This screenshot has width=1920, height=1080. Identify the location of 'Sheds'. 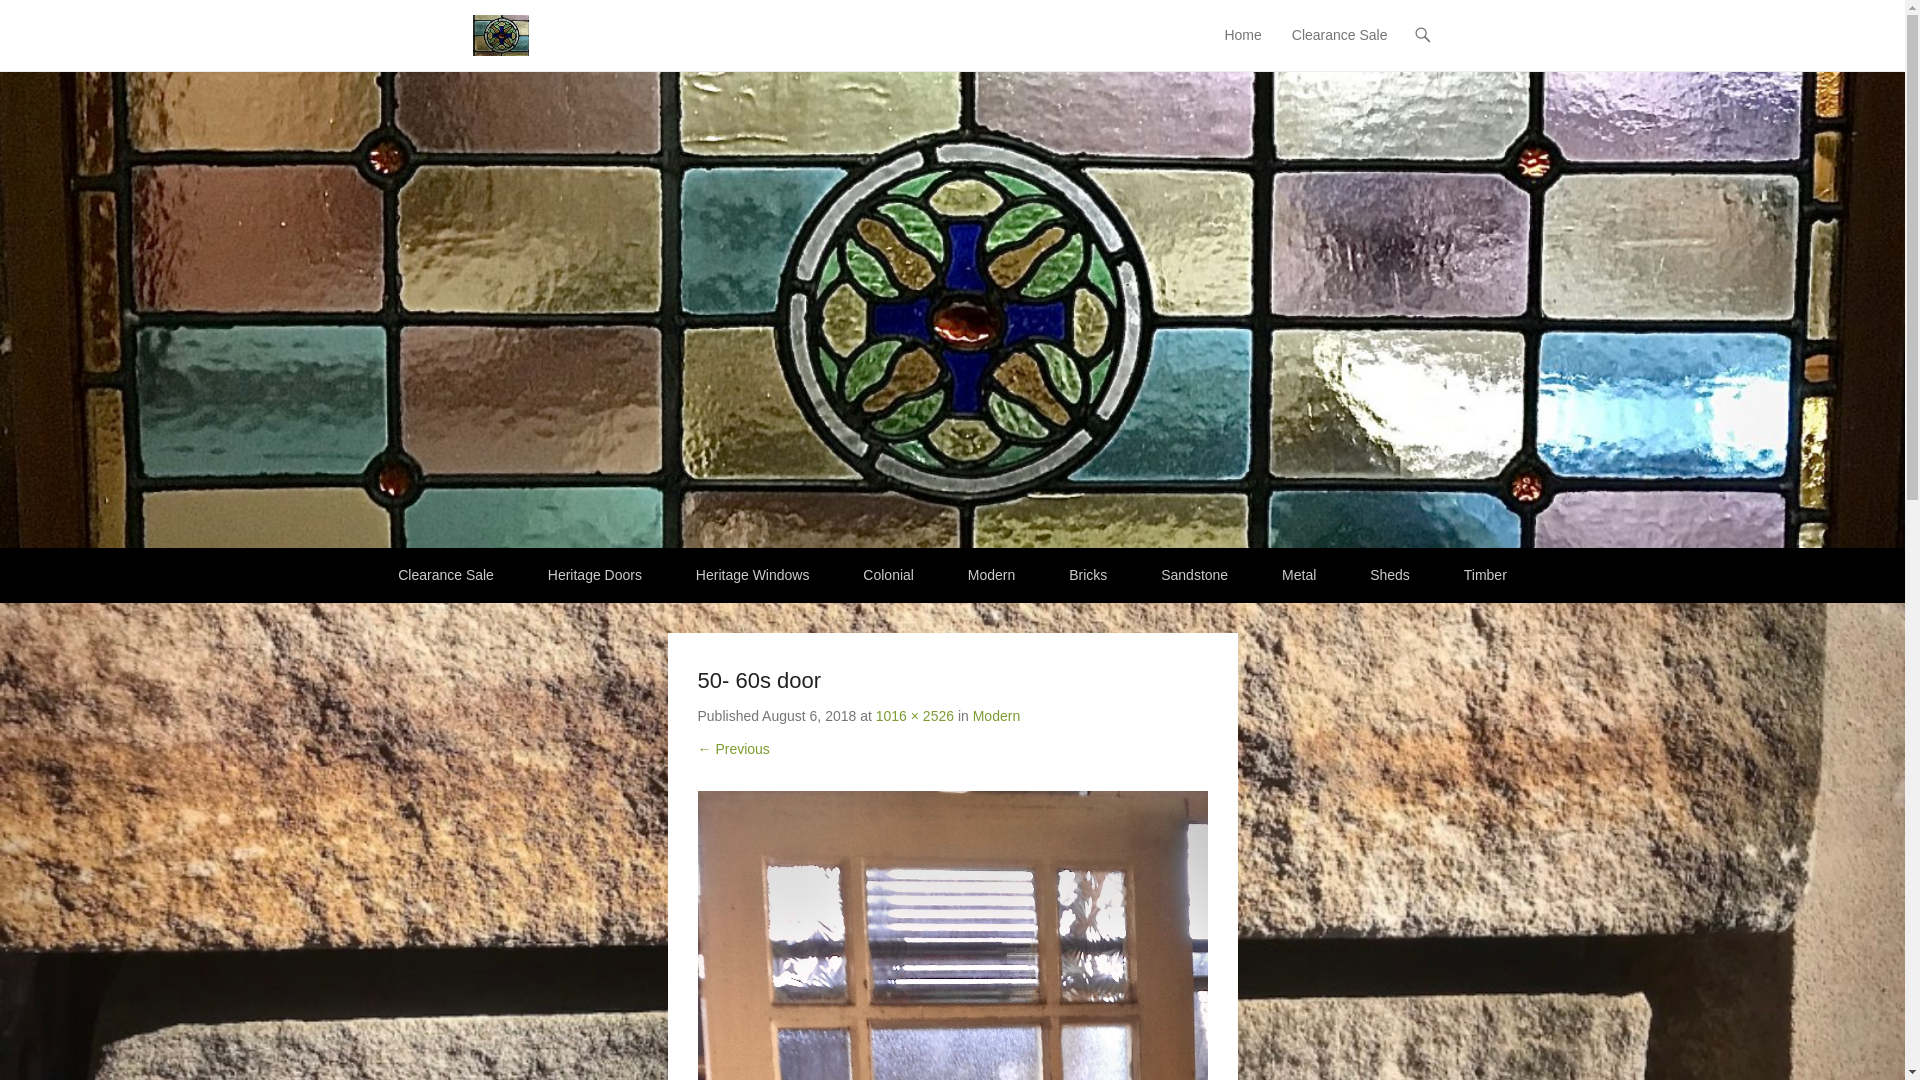
(1389, 575).